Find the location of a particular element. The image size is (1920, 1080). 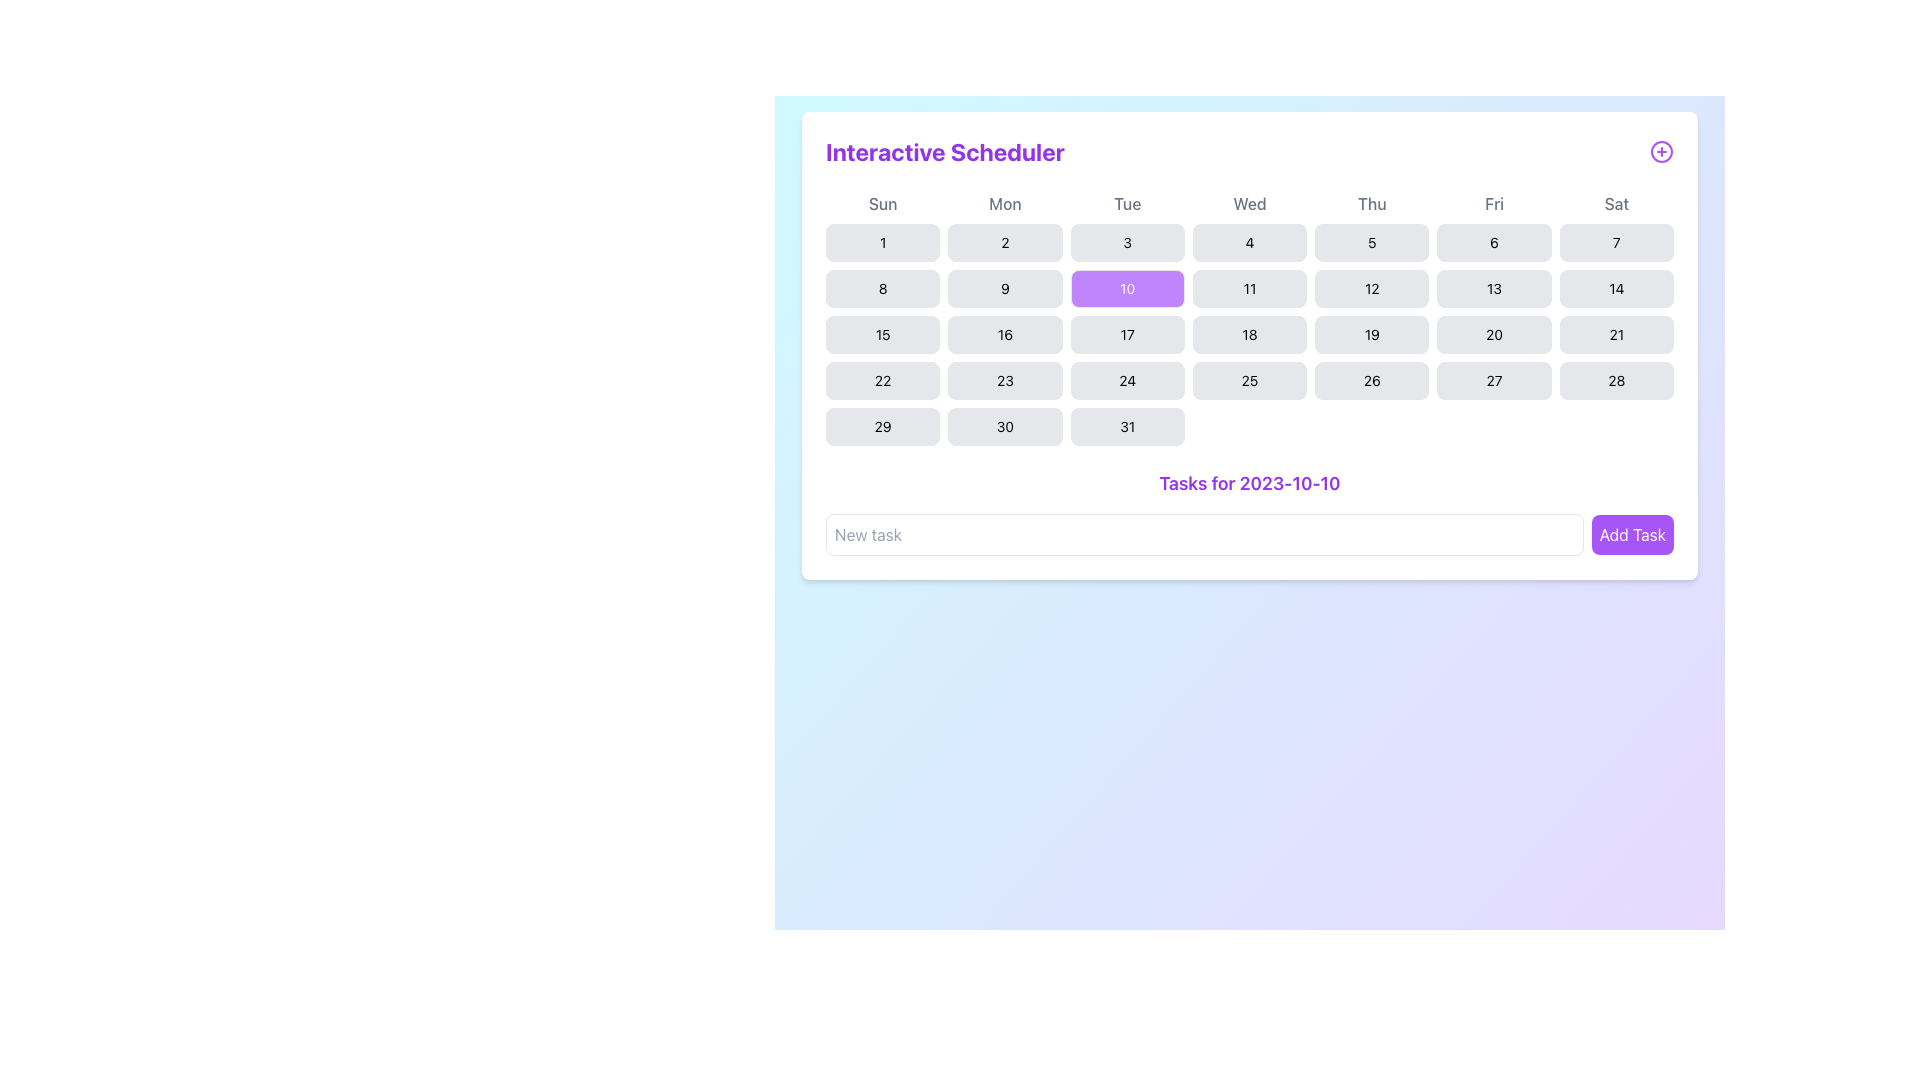

the interactive calendar day button labeled '27' is located at coordinates (1494, 381).